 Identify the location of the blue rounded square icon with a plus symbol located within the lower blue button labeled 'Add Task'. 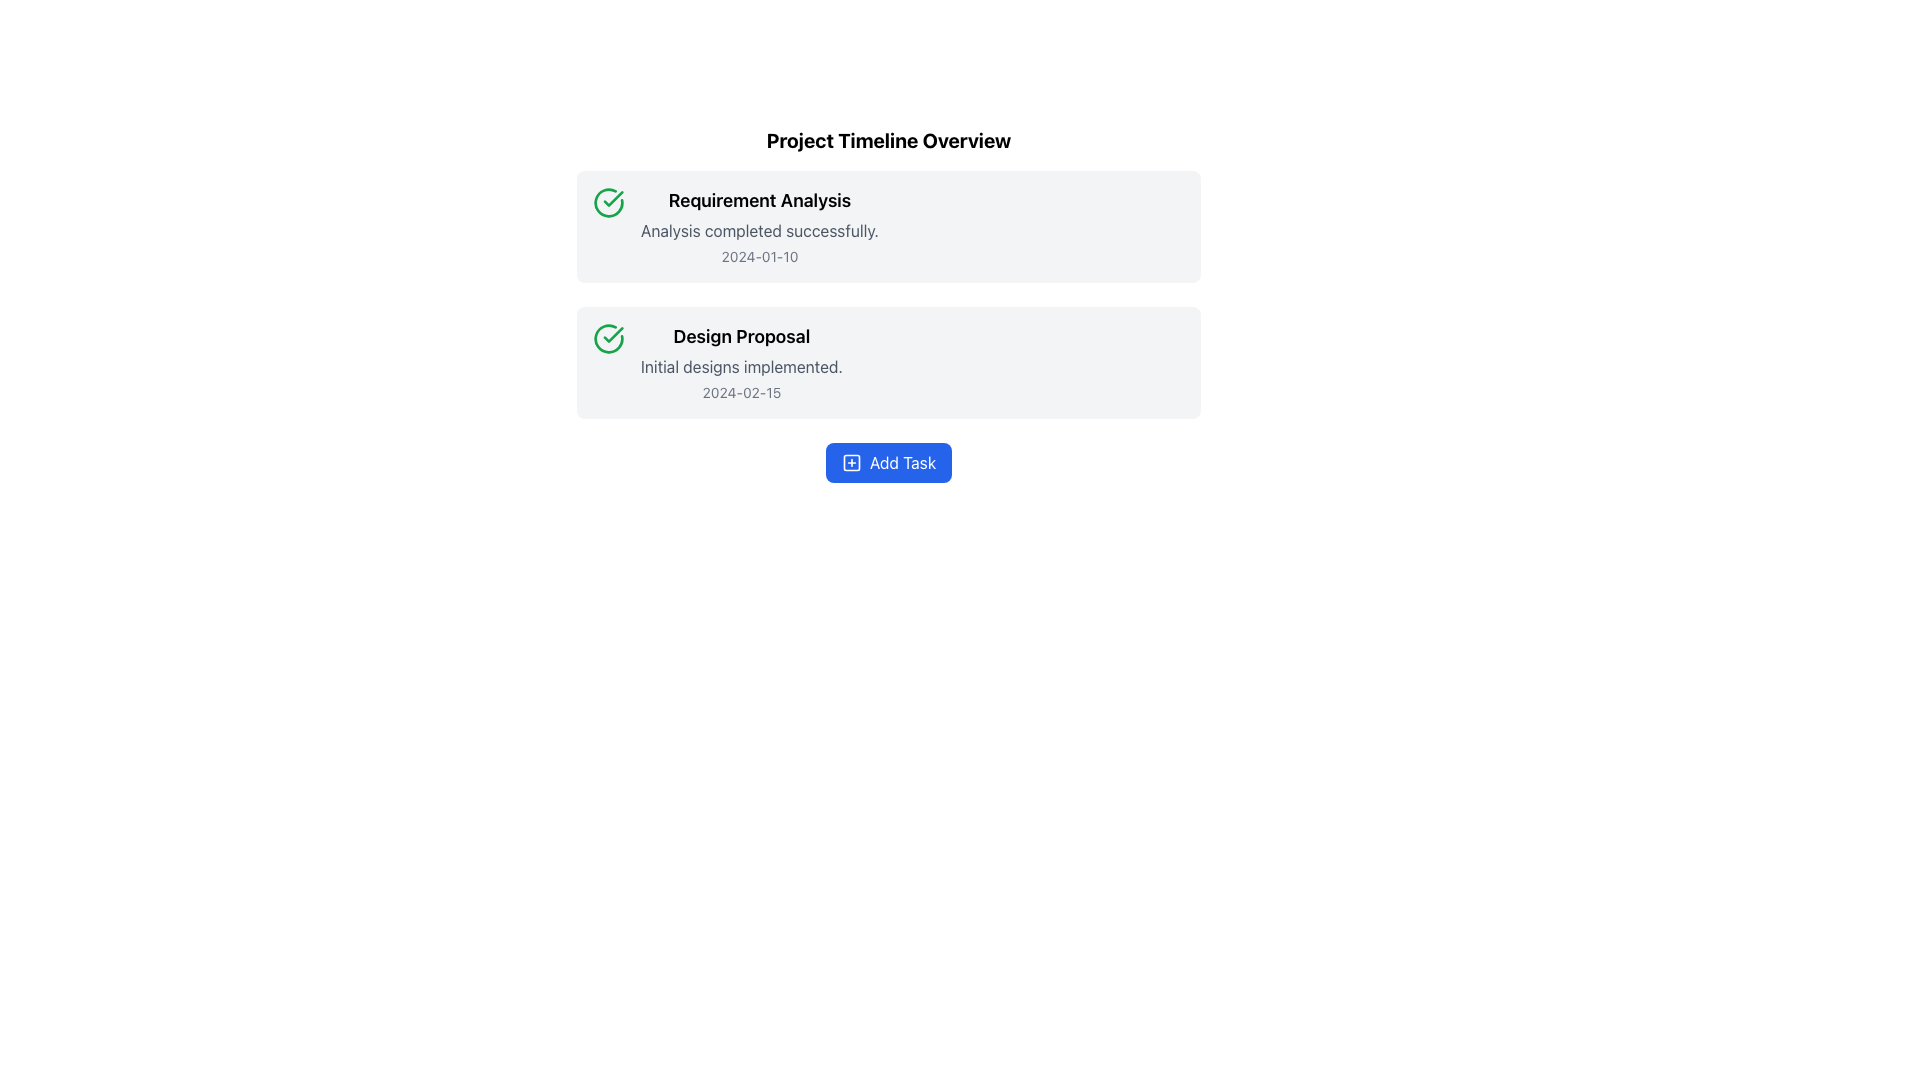
(851, 462).